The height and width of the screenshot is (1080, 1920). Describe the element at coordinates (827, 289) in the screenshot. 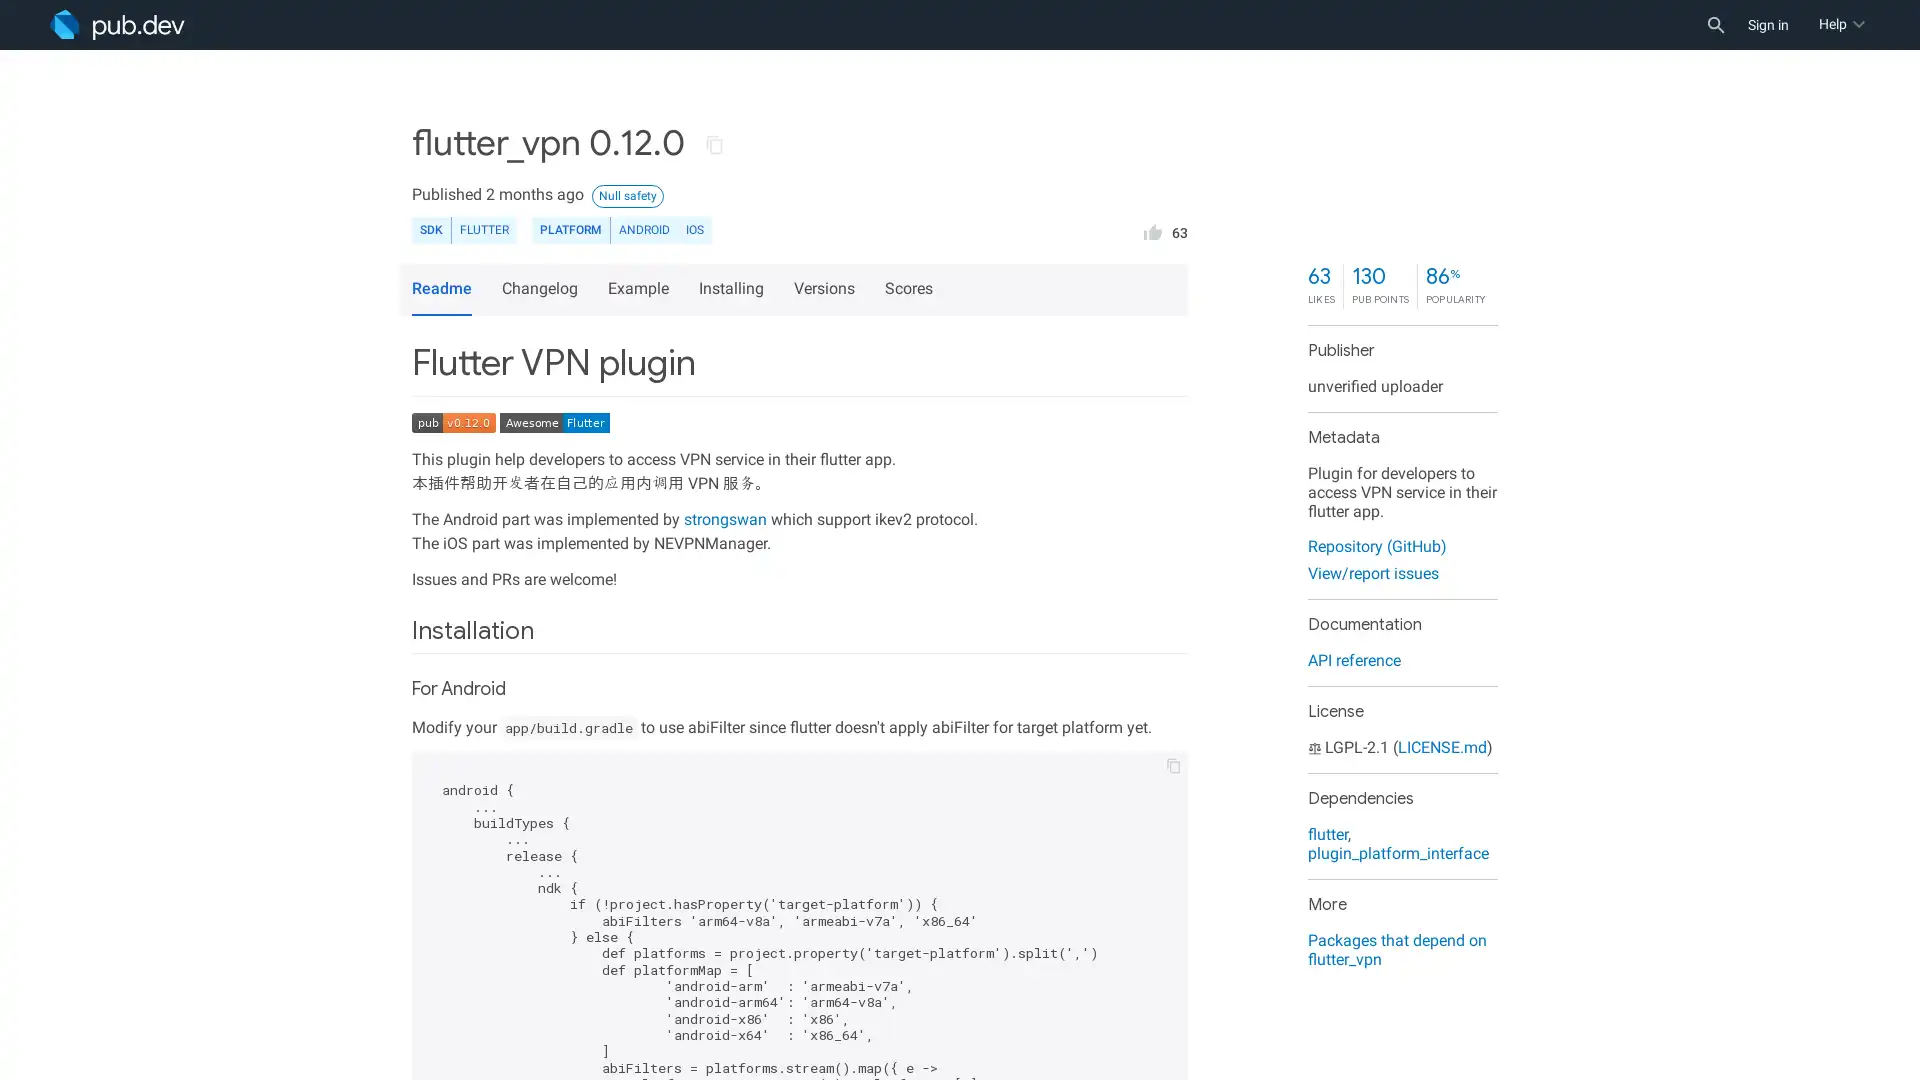

I see `Versions` at that location.